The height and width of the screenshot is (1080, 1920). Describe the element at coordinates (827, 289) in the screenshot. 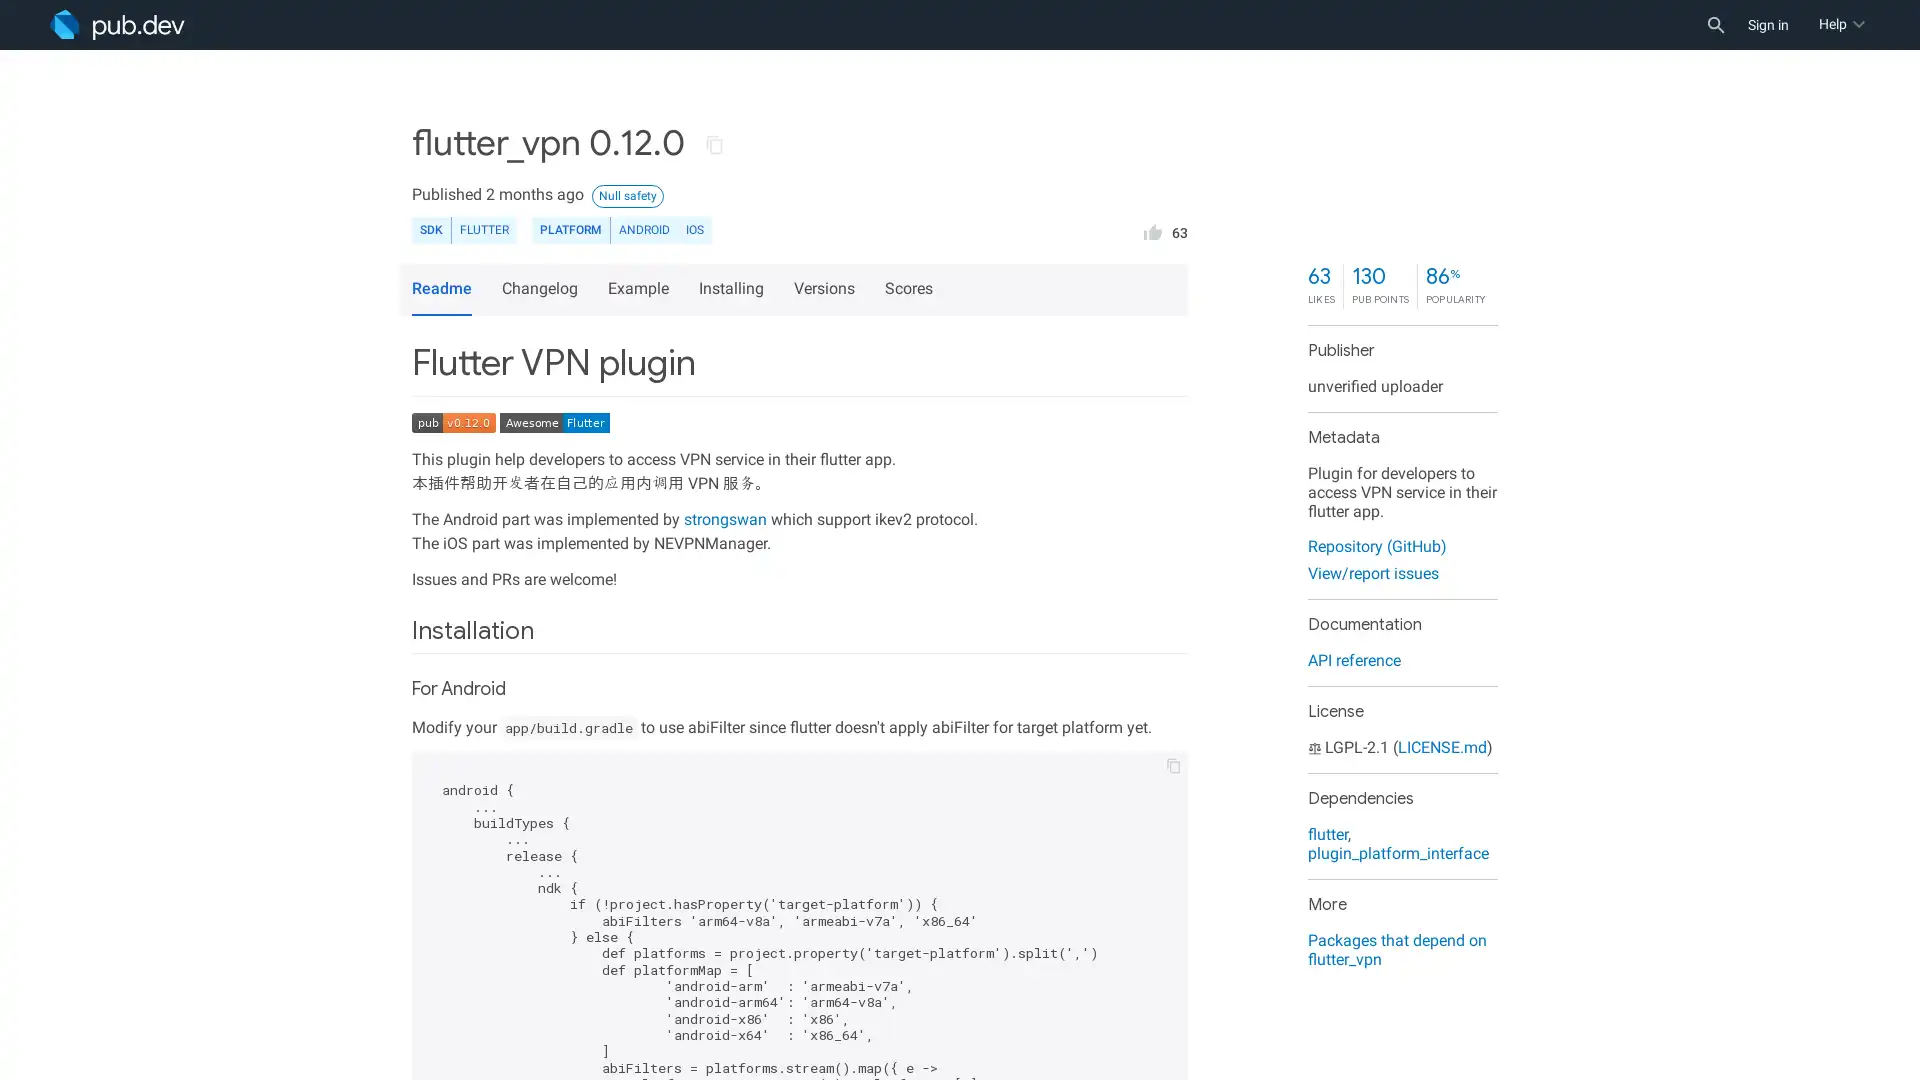

I see `Versions` at that location.